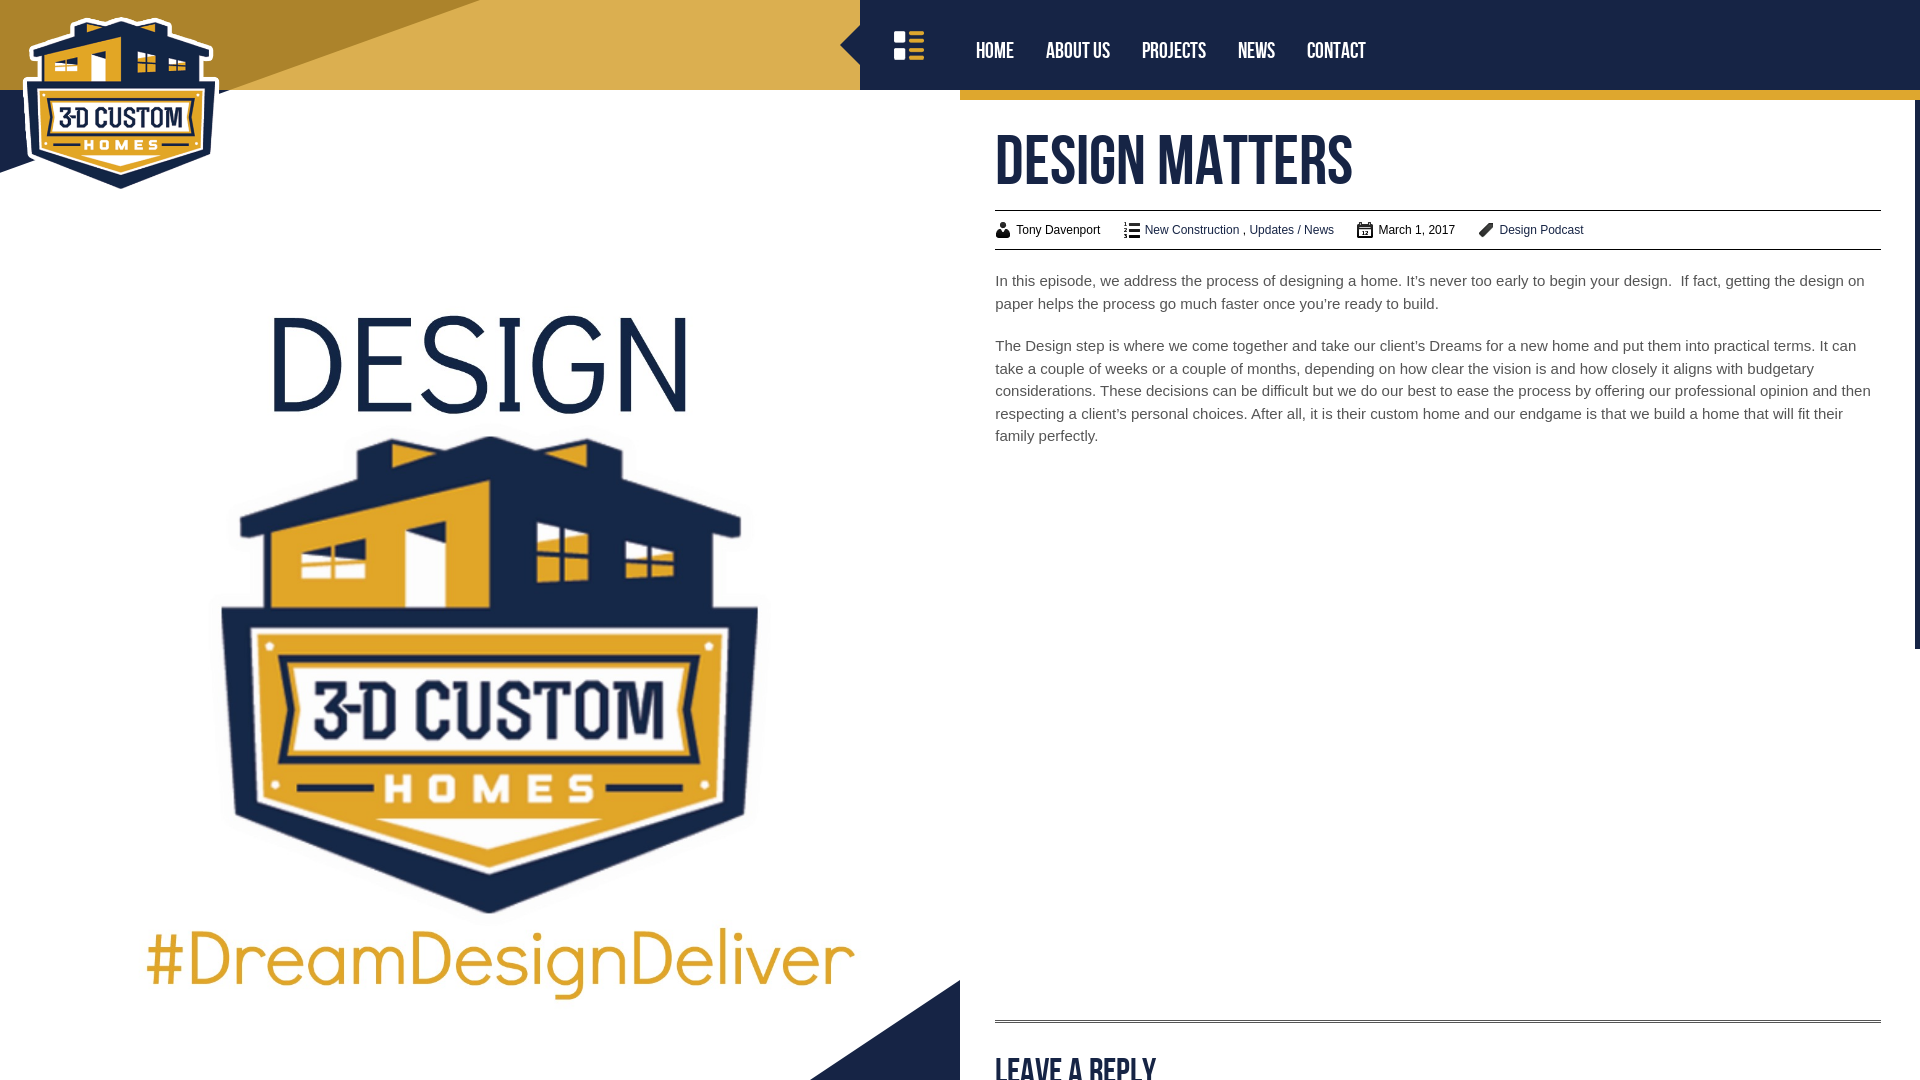 The image size is (1920, 1080). What do you see at coordinates (1077, 49) in the screenshot?
I see `'About Us'` at bounding box center [1077, 49].